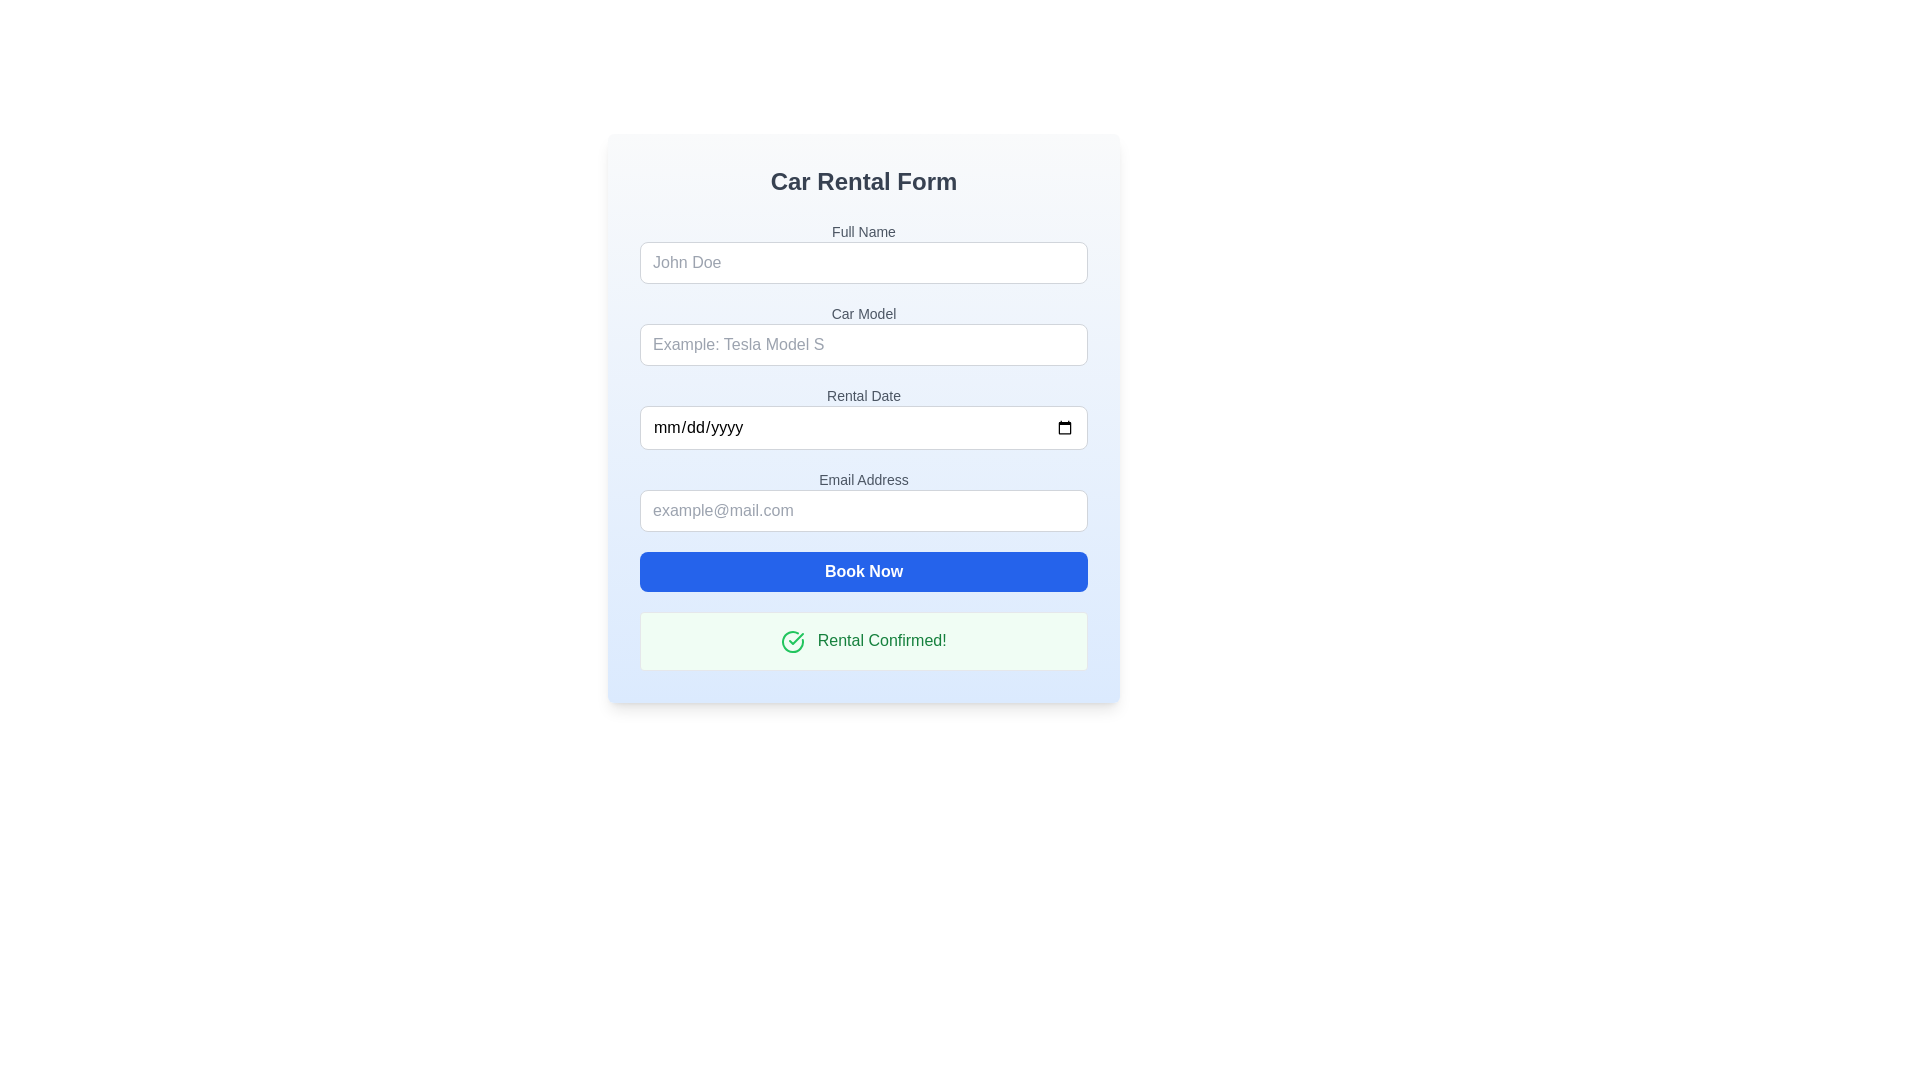 This screenshot has width=1920, height=1080. I want to click on the checkmark icon within the circular frame, which is styled in green and located to the left of the 'Rental Confirmed!' message, so click(795, 638).